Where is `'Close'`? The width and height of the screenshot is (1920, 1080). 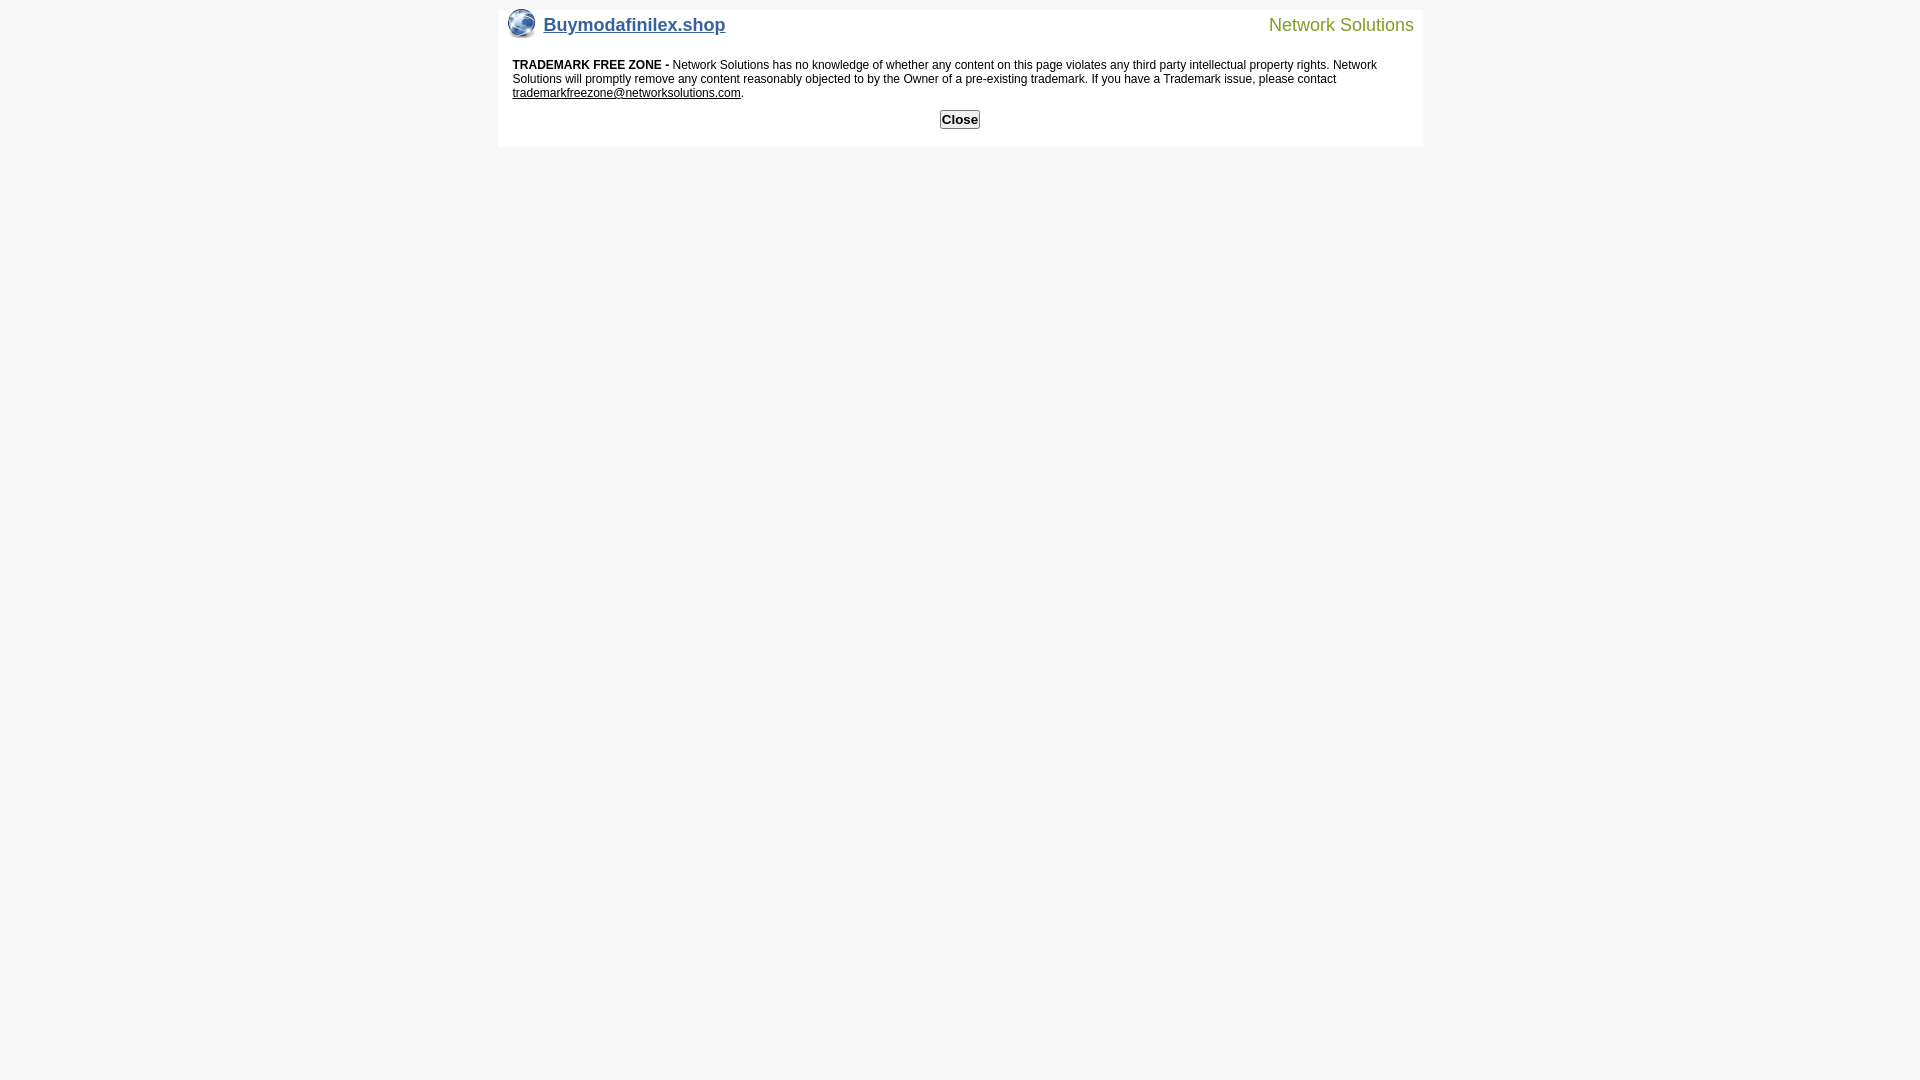 'Close' is located at coordinates (960, 119).